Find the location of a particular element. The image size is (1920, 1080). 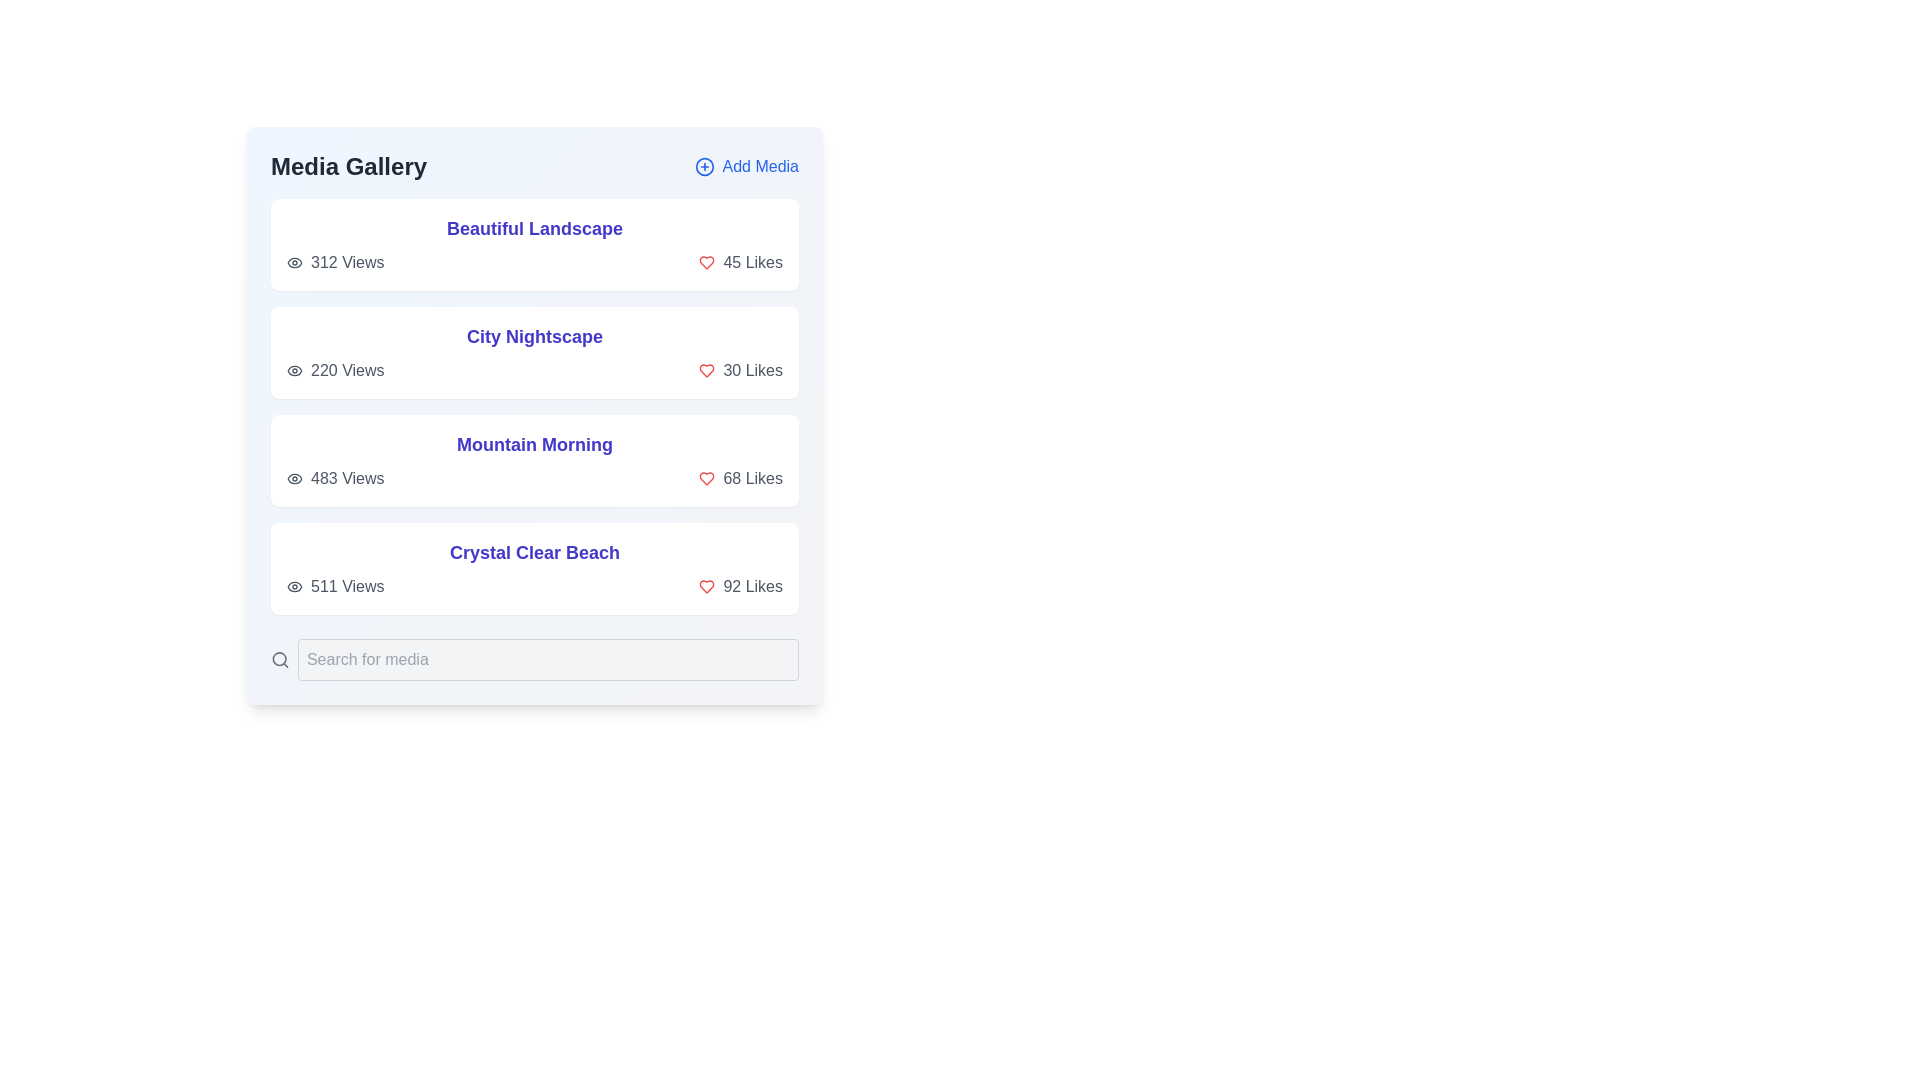

the views icon for the item titled City Nightscape is located at coordinates (293, 370).